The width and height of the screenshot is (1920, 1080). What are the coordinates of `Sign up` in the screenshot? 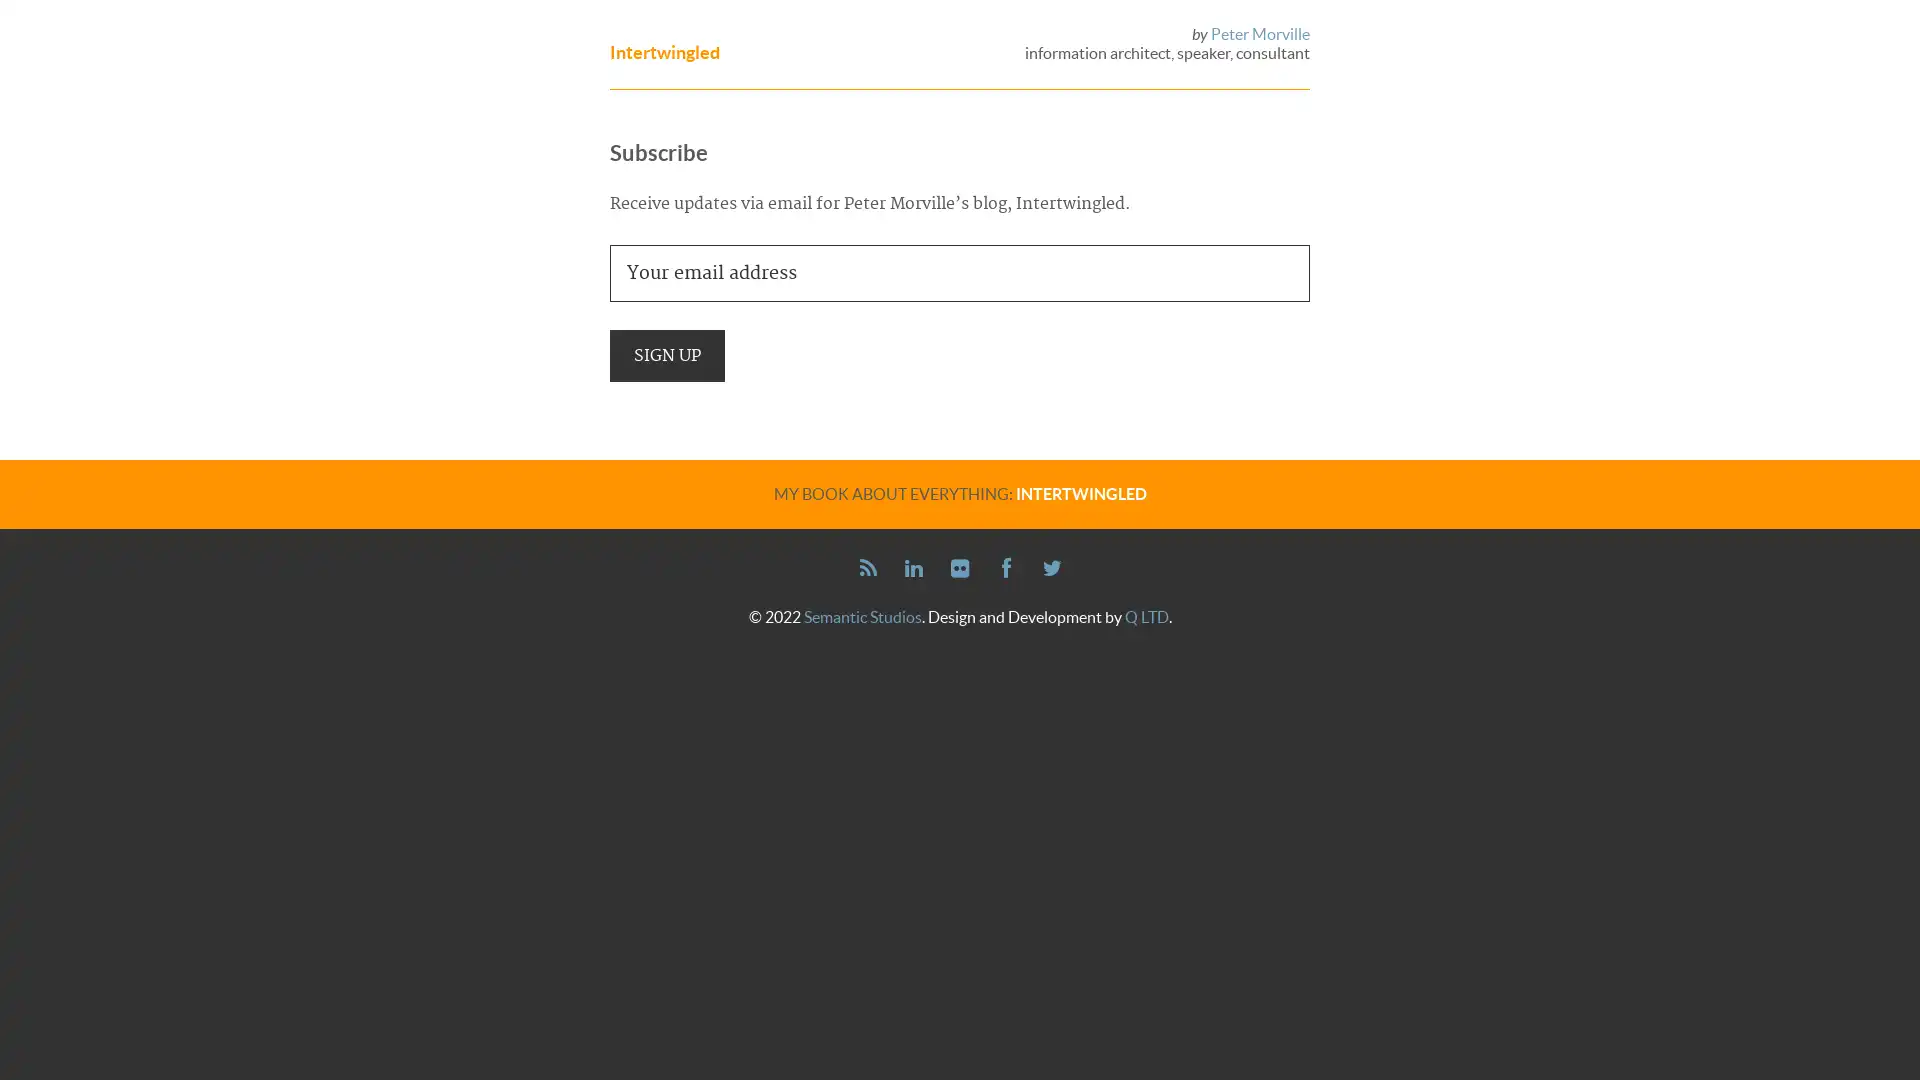 It's located at (667, 353).